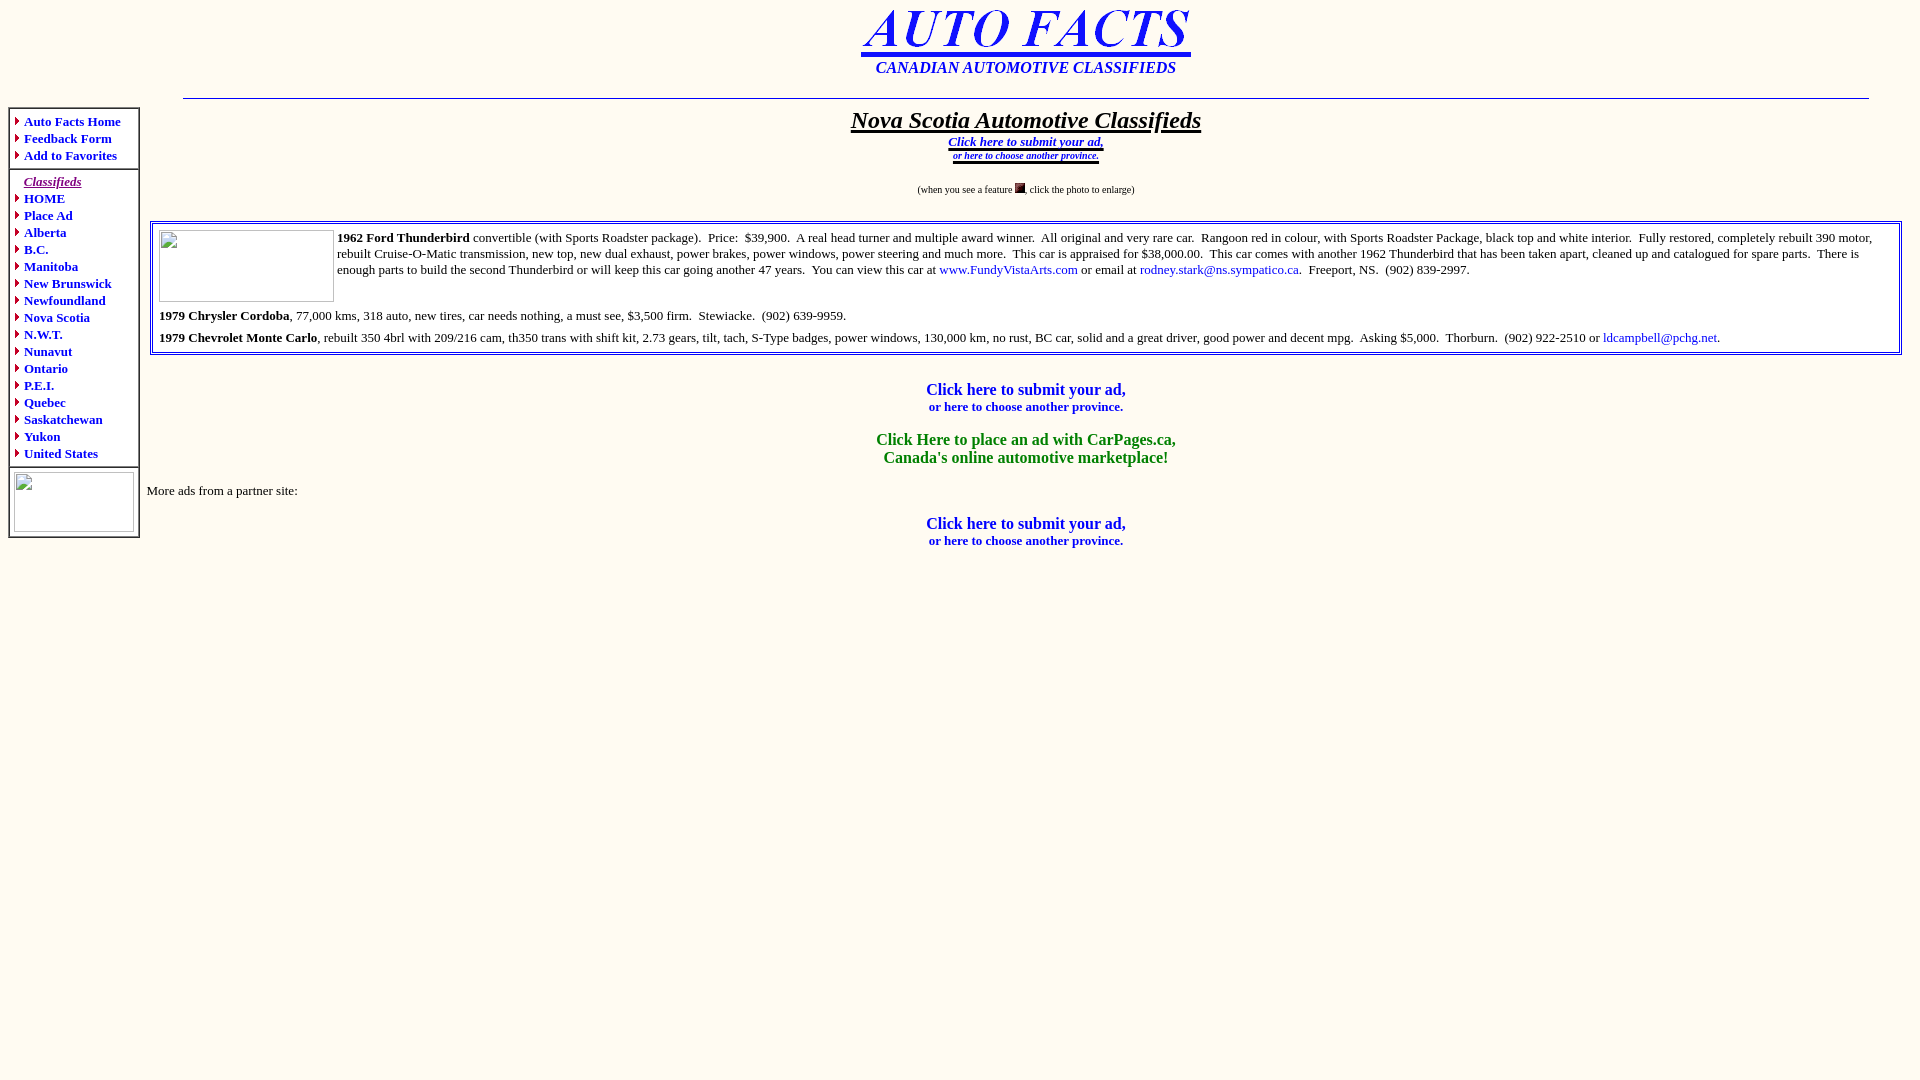 This screenshot has height=1080, width=1920. I want to click on 'Saskatchewan', so click(58, 418).